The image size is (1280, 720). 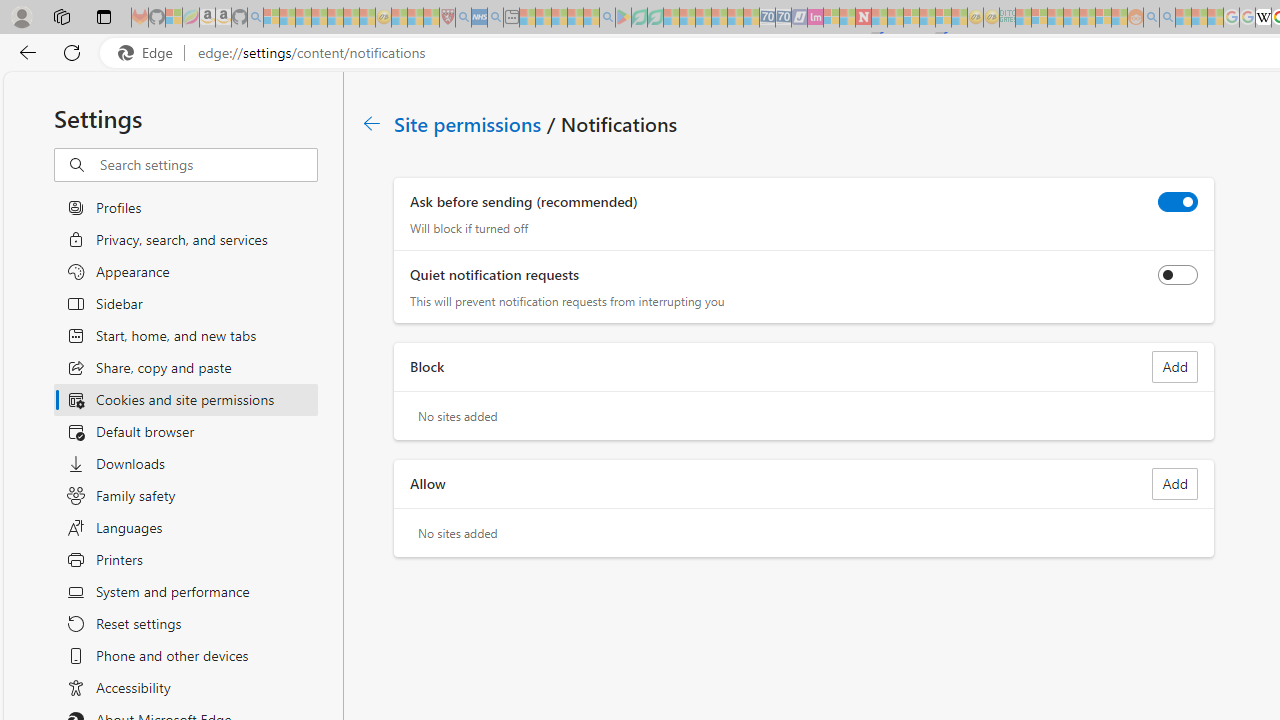 What do you see at coordinates (1178, 201) in the screenshot?
I see `'Ask before sending (recommended)'` at bounding box center [1178, 201].